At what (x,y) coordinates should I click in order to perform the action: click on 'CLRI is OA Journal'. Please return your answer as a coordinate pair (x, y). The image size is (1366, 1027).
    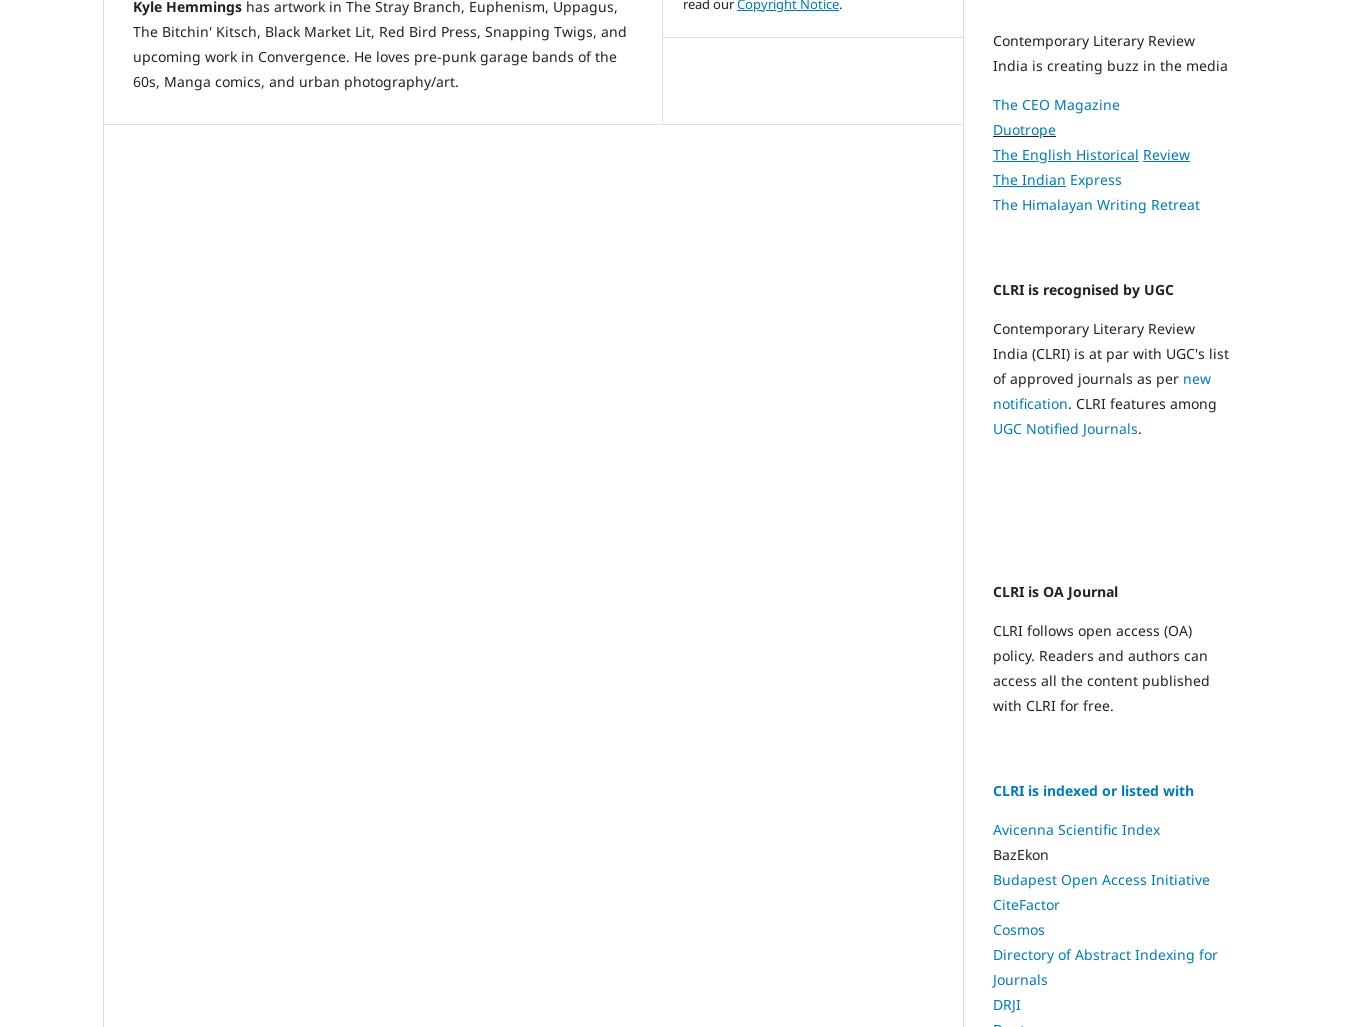
    Looking at the image, I should click on (1054, 591).